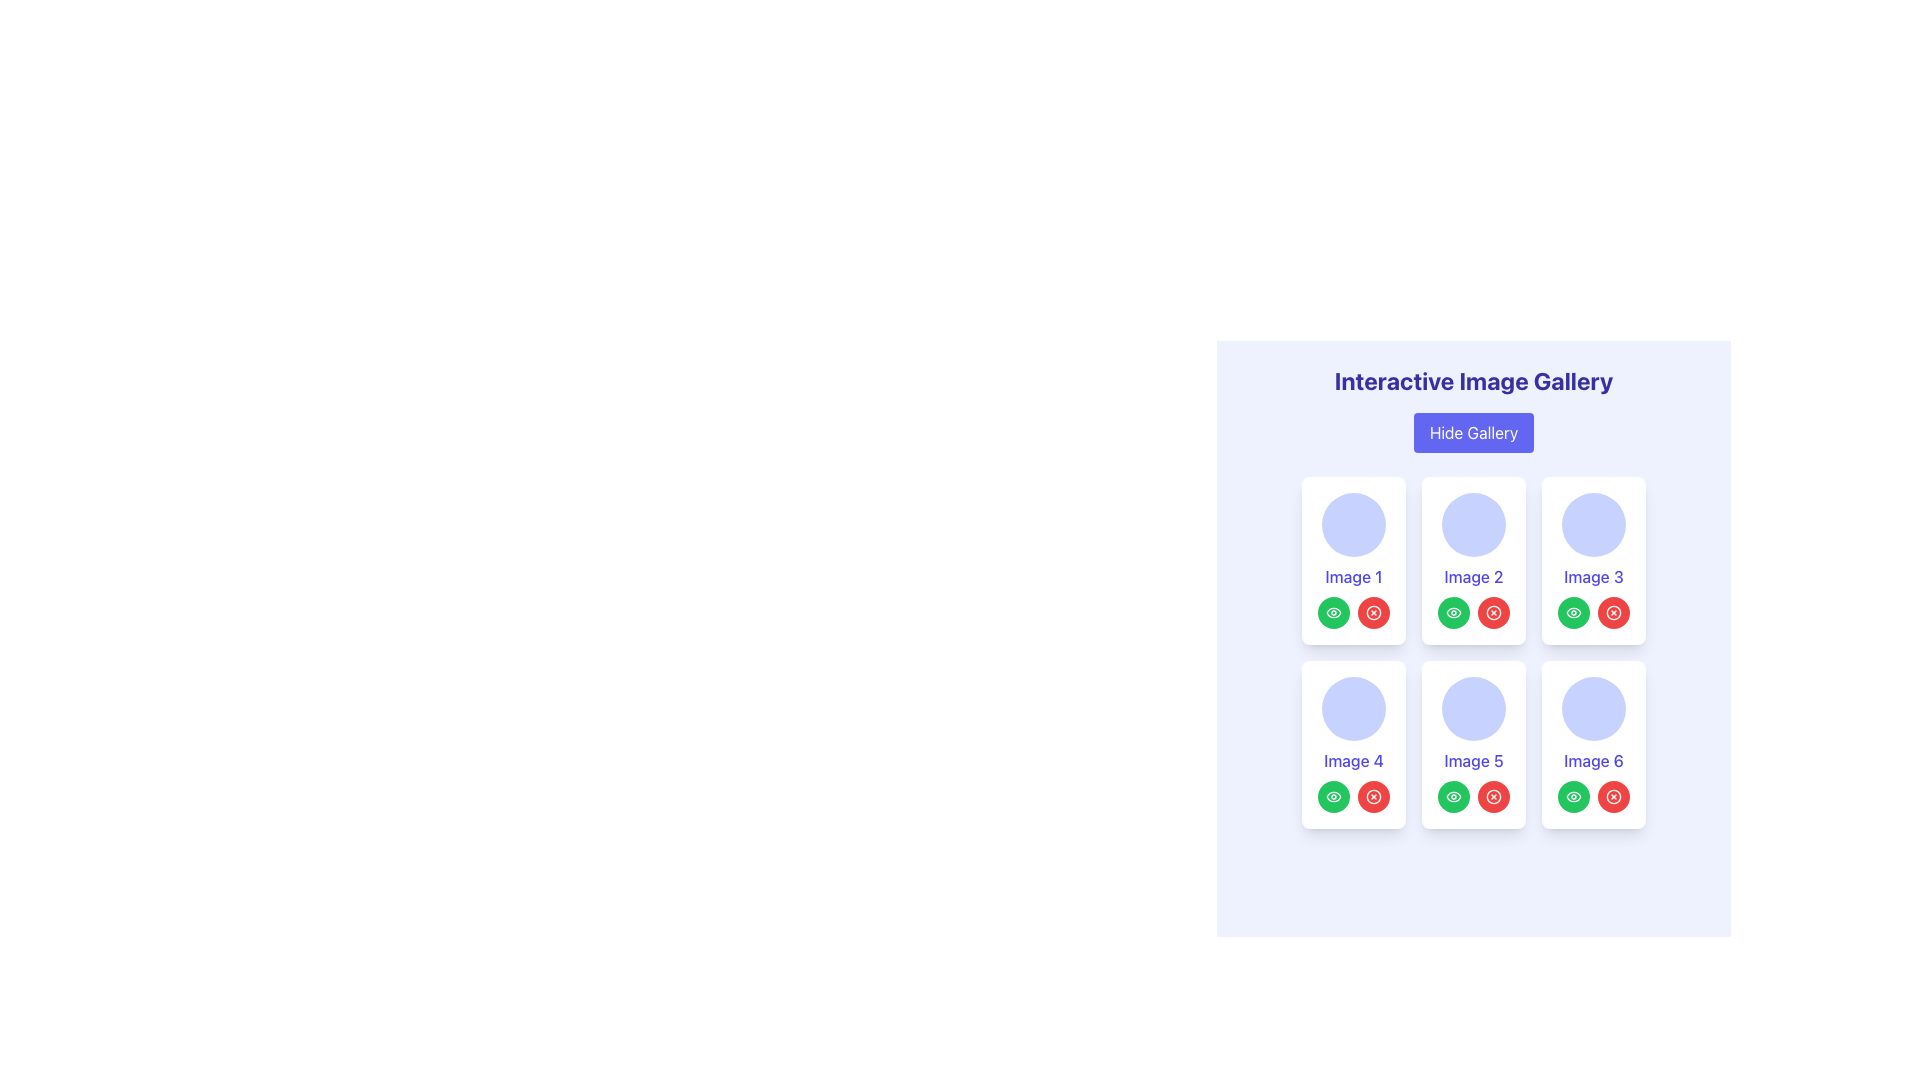 The image size is (1920, 1080). Describe the element at coordinates (1454, 796) in the screenshot. I see `the 'view' icon button located in the control section of the card representing 'Image 5' in the 'Interactive Image Gallery'` at that location.